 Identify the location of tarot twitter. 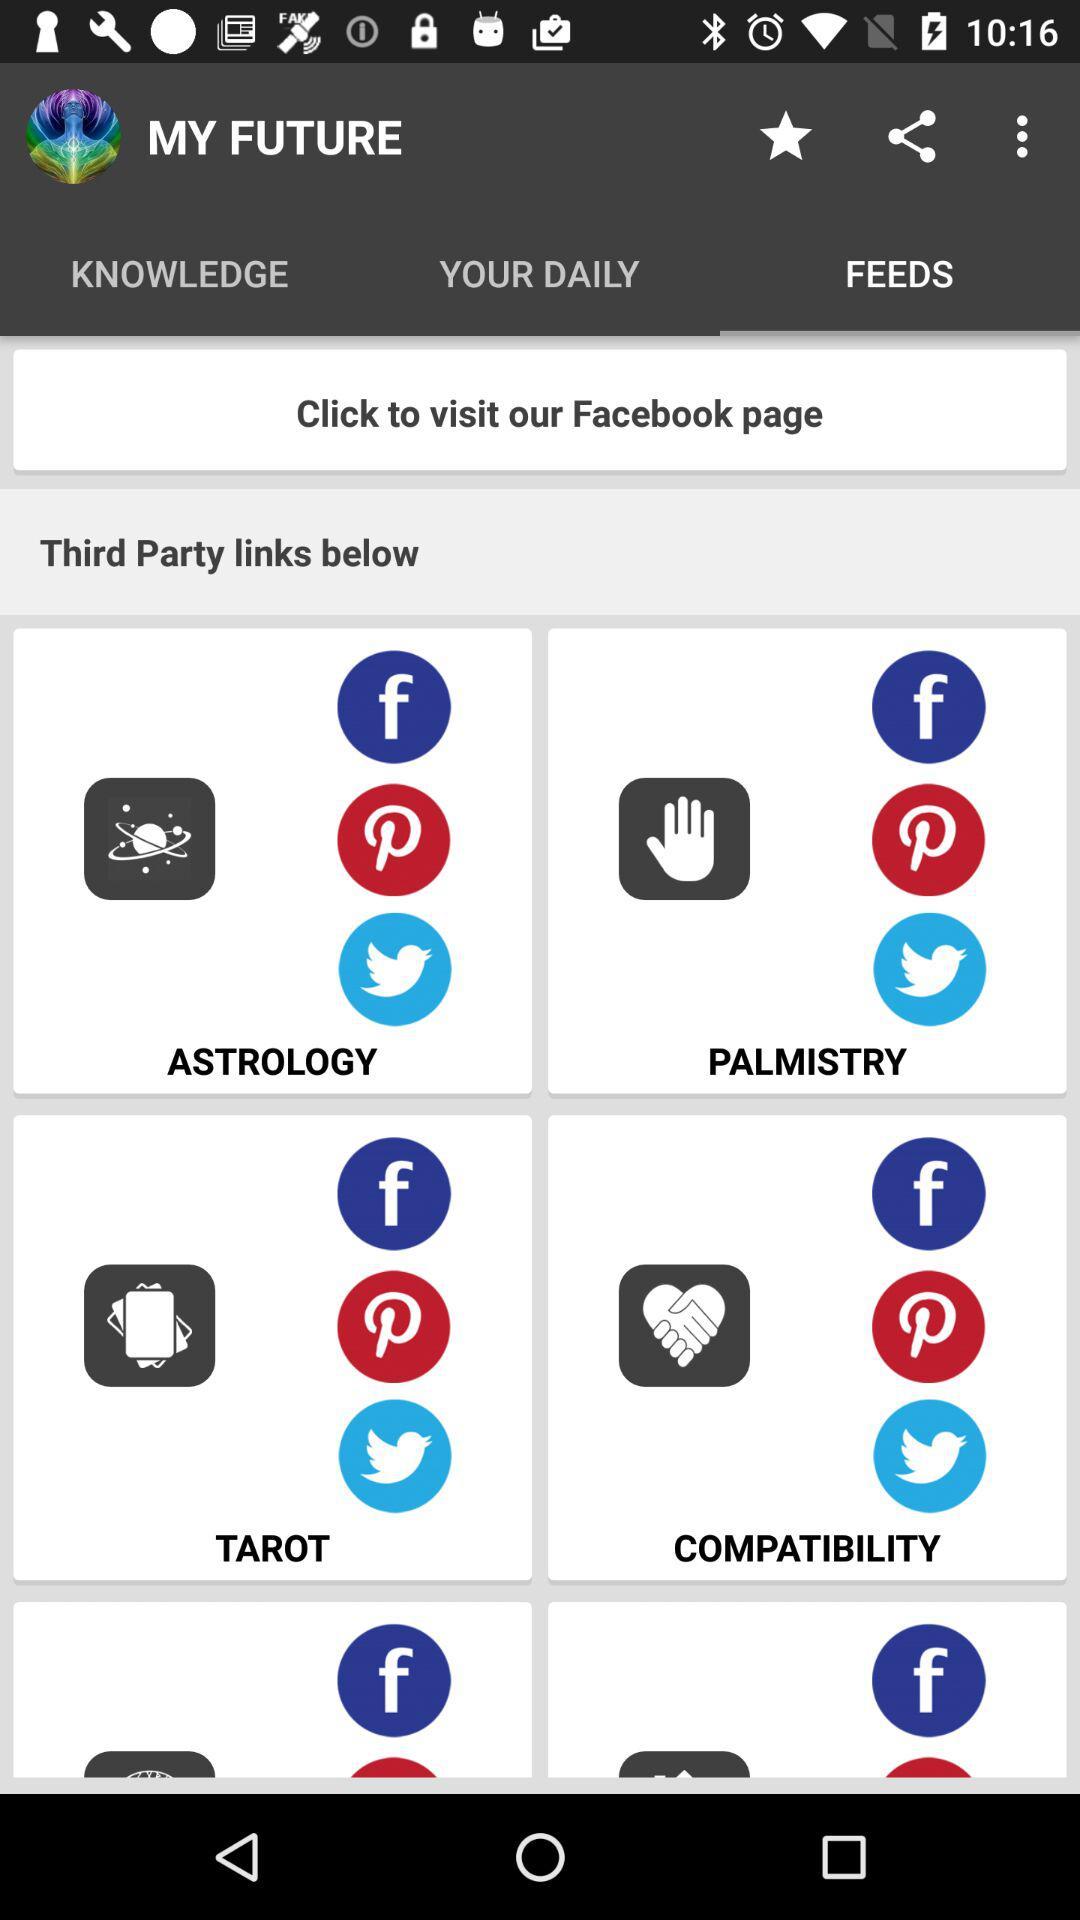
(394, 1456).